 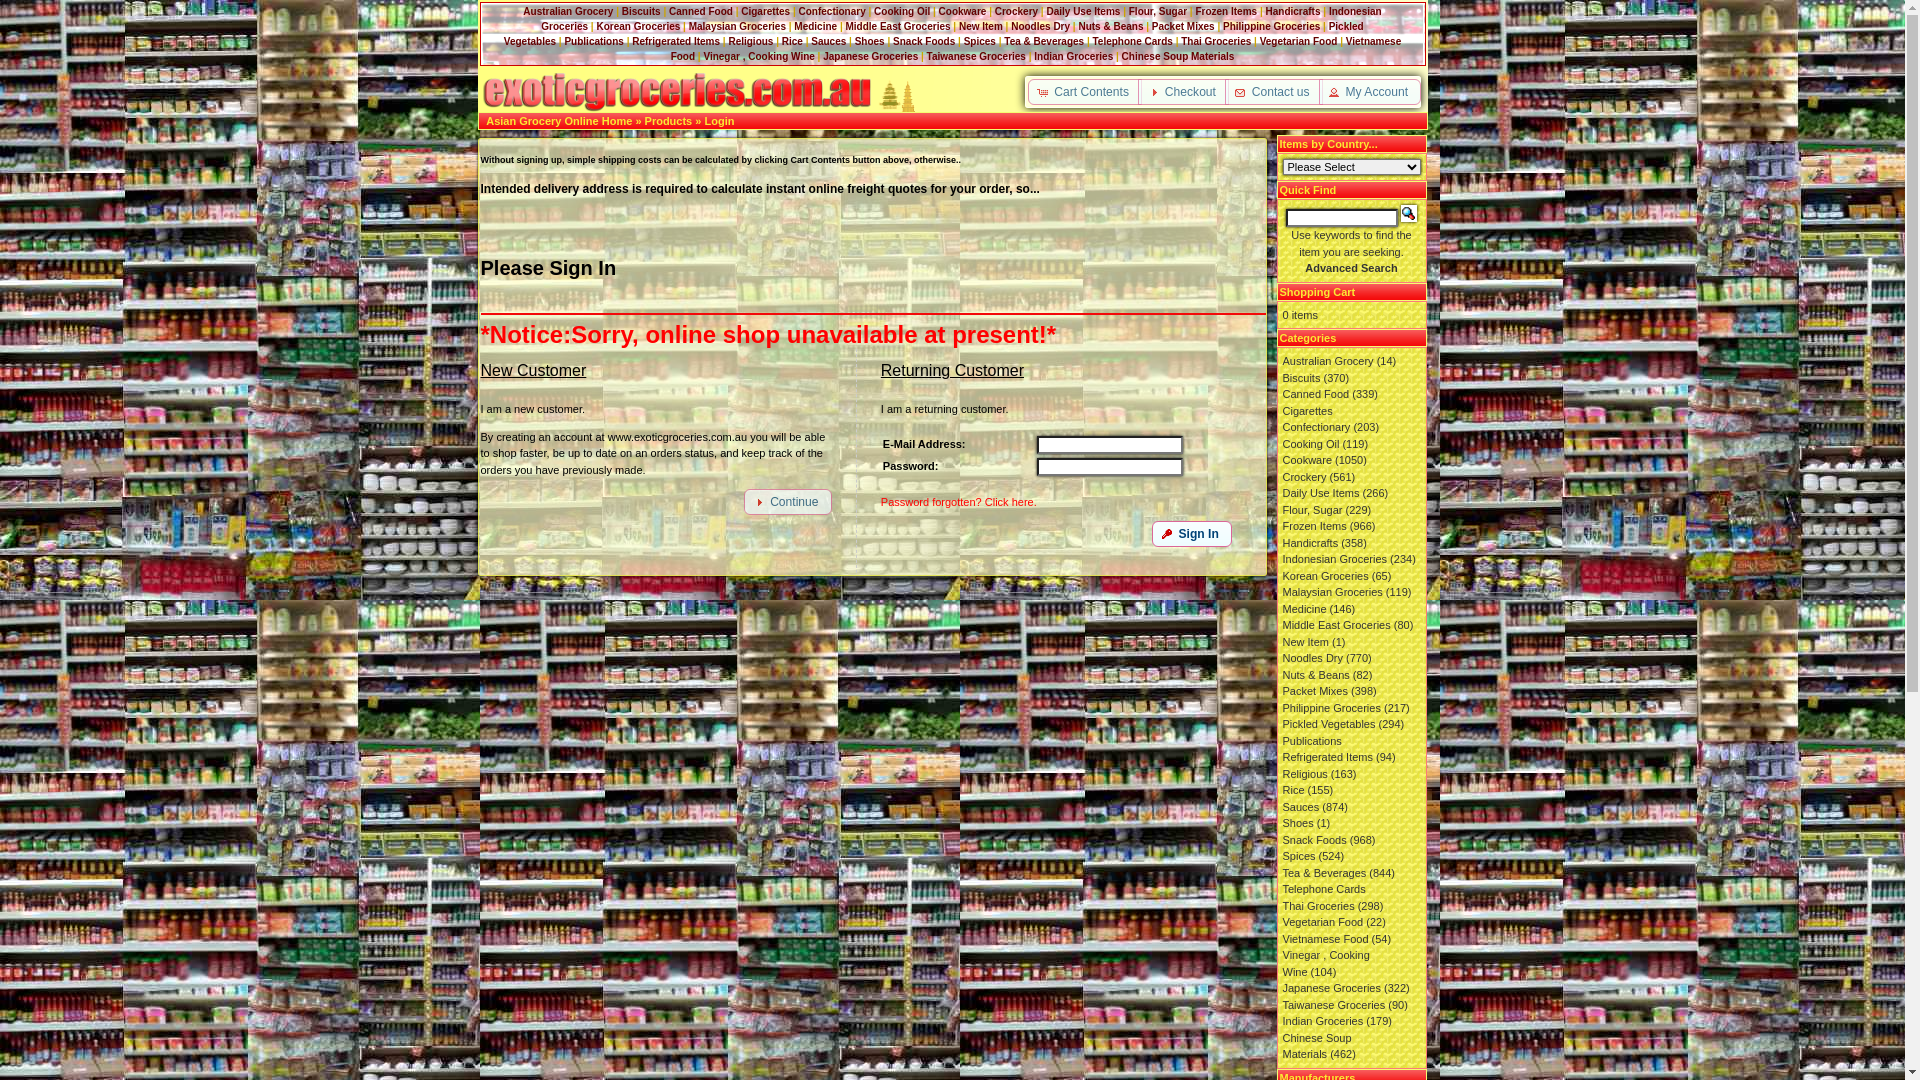 What do you see at coordinates (869, 41) in the screenshot?
I see `'Shoes'` at bounding box center [869, 41].